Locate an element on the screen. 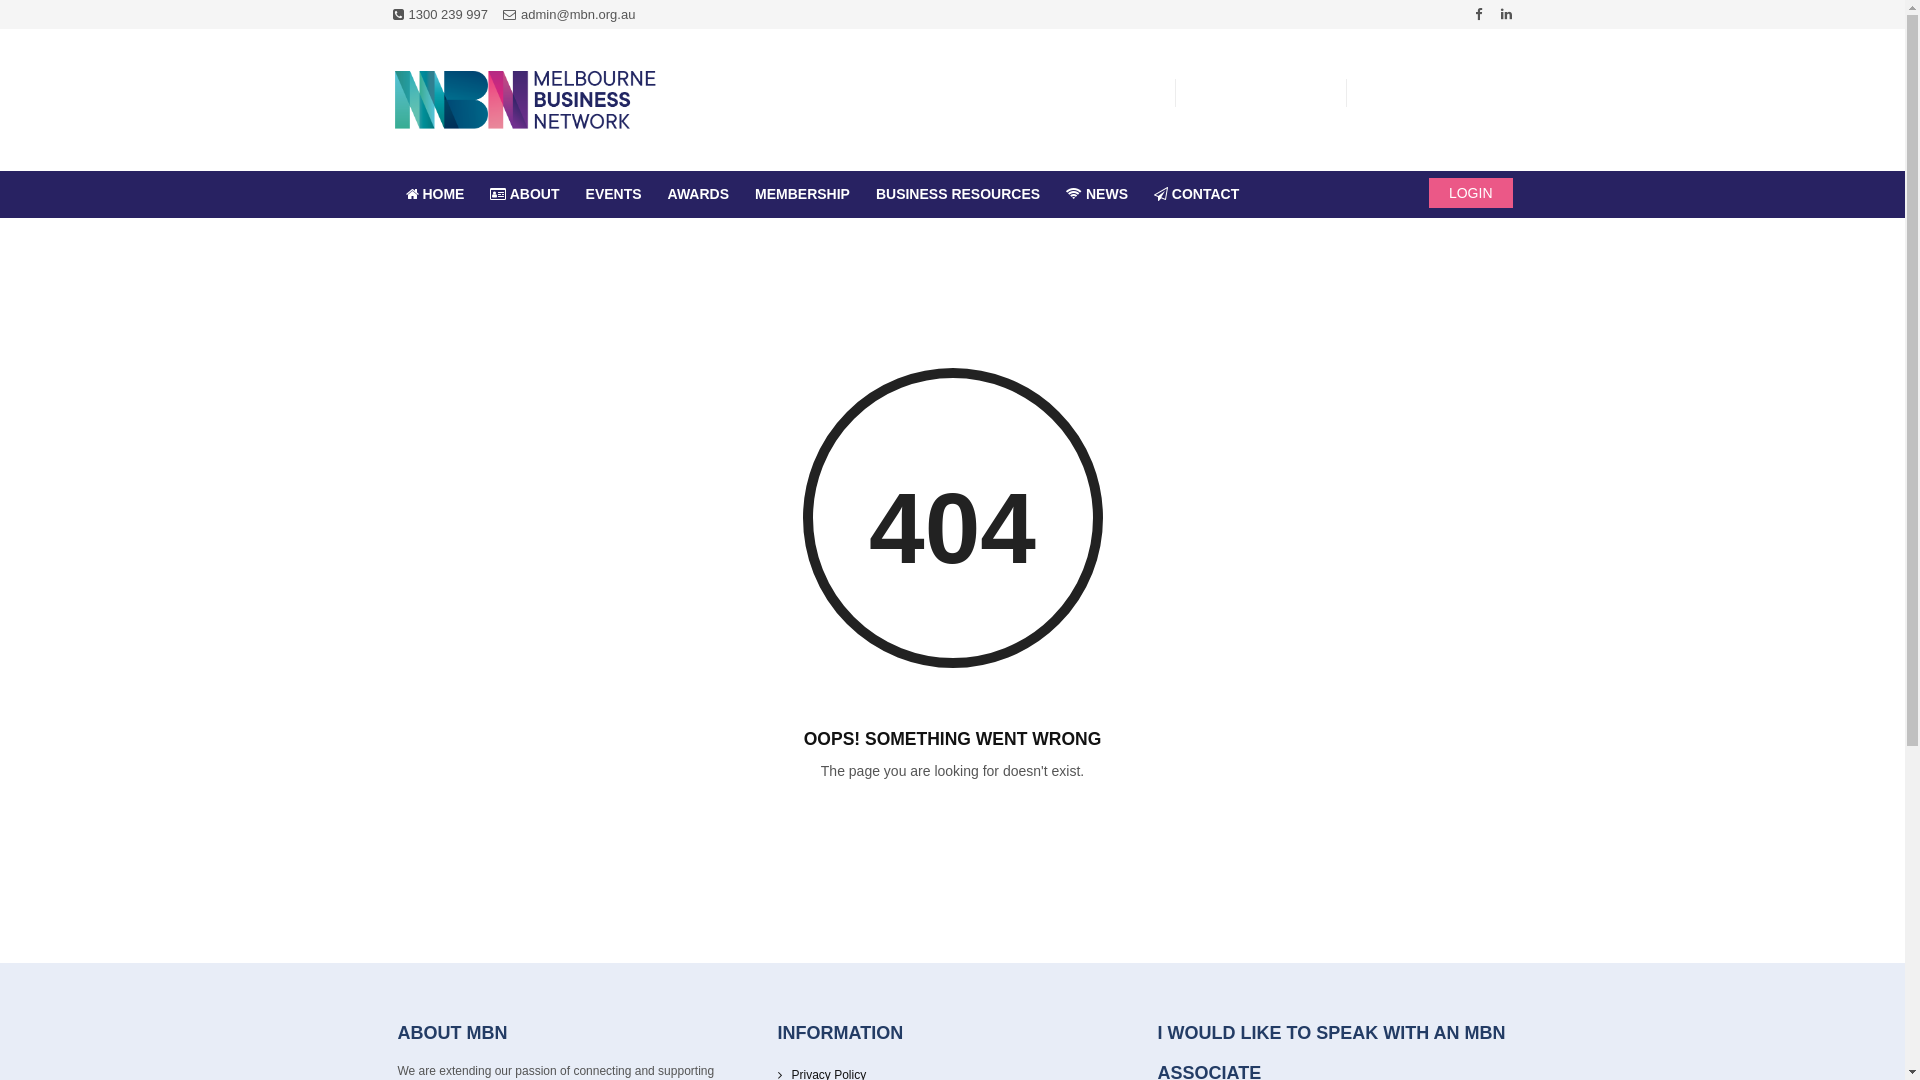 This screenshot has width=1920, height=1080. 'LOGIN' is located at coordinates (1428, 192).